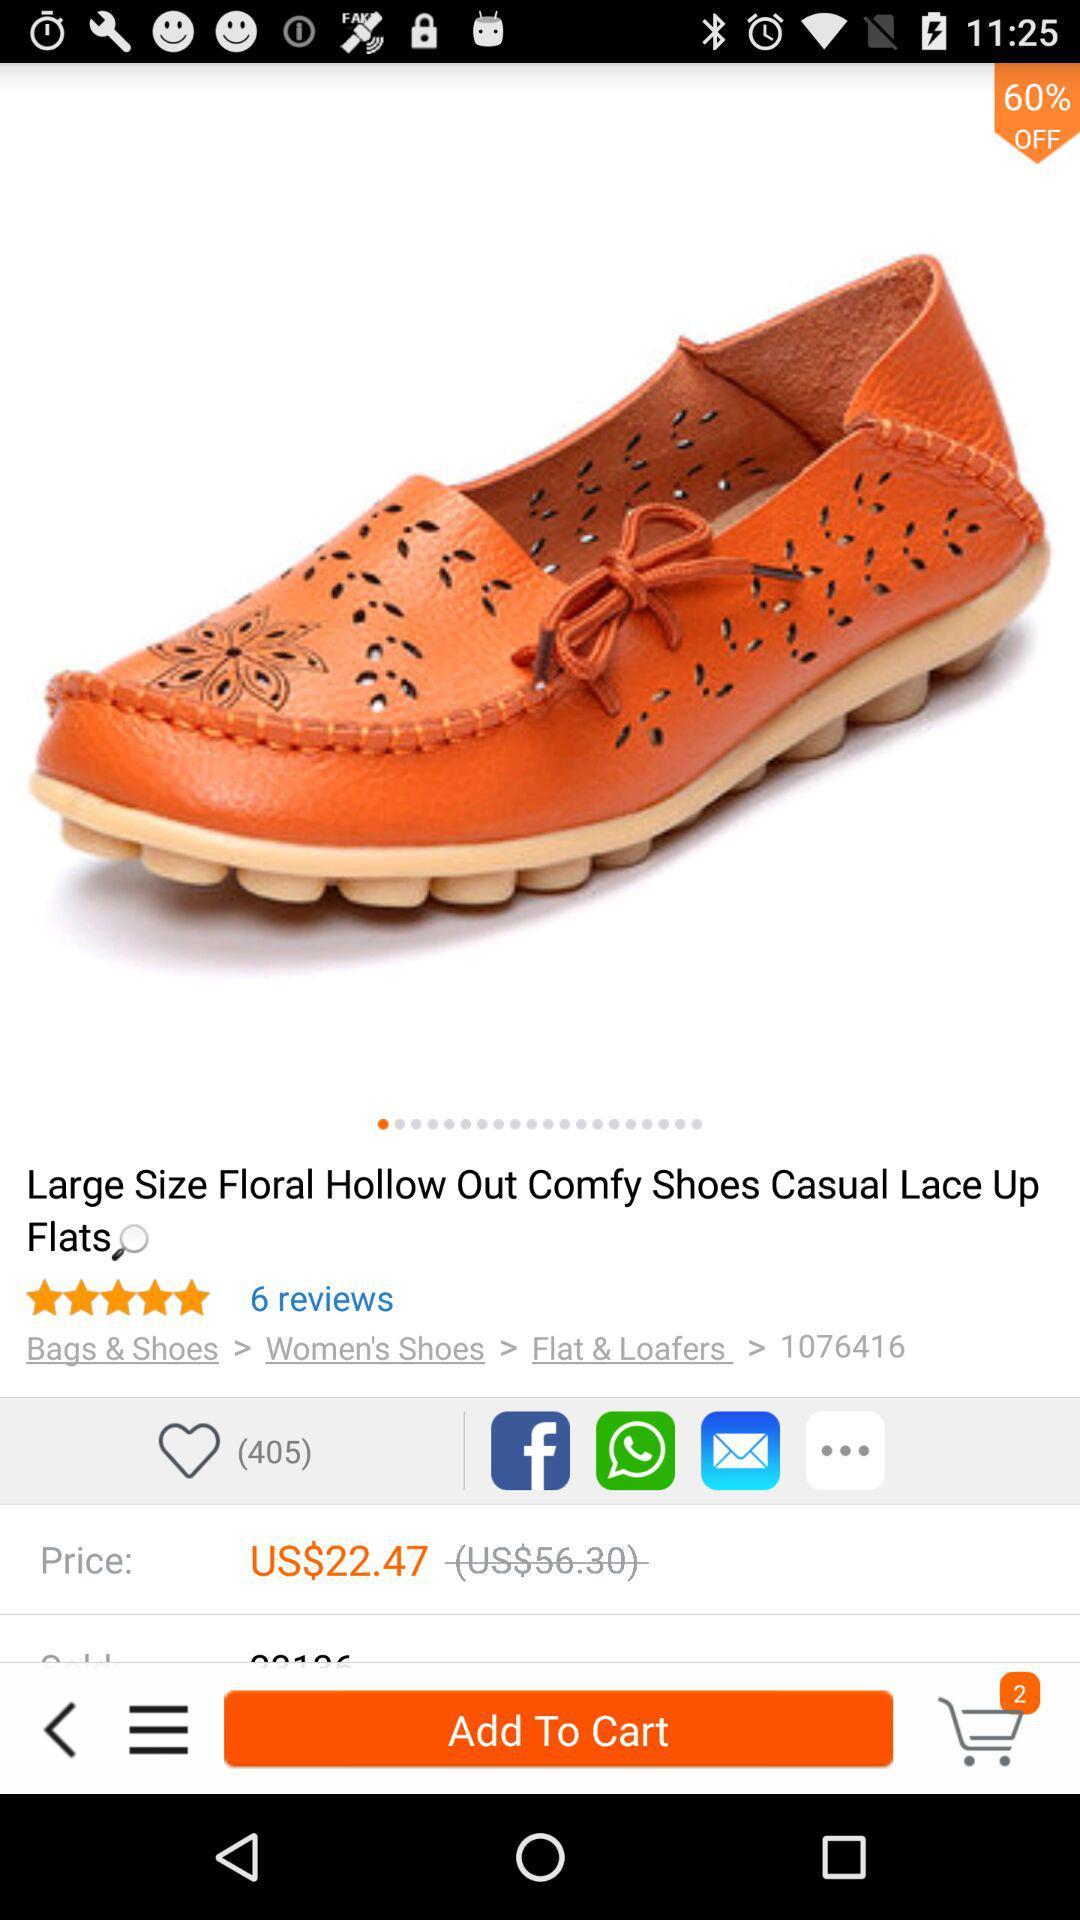  What do you see at coordinates (845, 1450) in the screenshot?
I see `show more` at bounding box center [845, 1450].